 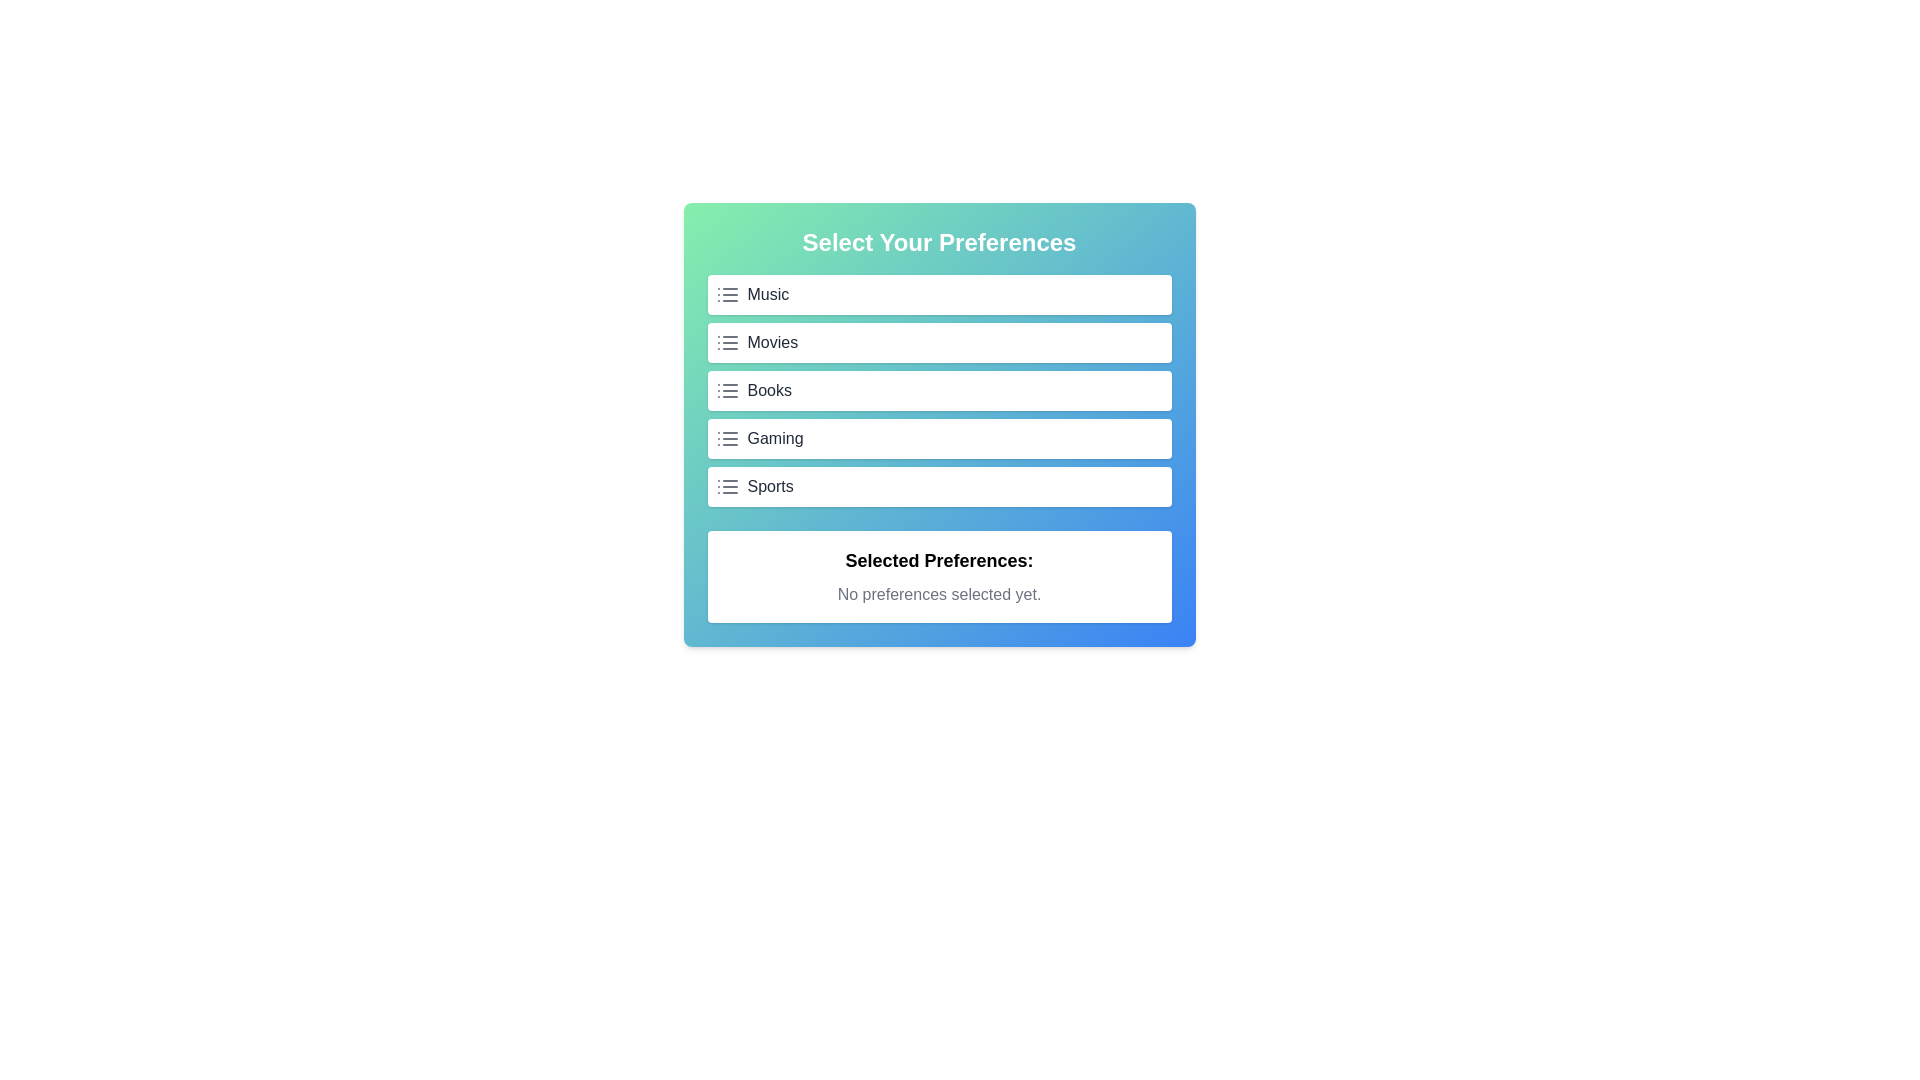 What do you see at coordinates (769, 486) in the screenshot?
I see `the 'Sports' preference list item located at the bottom of the vertical list labeled 'Select Your Preferences'` at bounding box center [769, 486].